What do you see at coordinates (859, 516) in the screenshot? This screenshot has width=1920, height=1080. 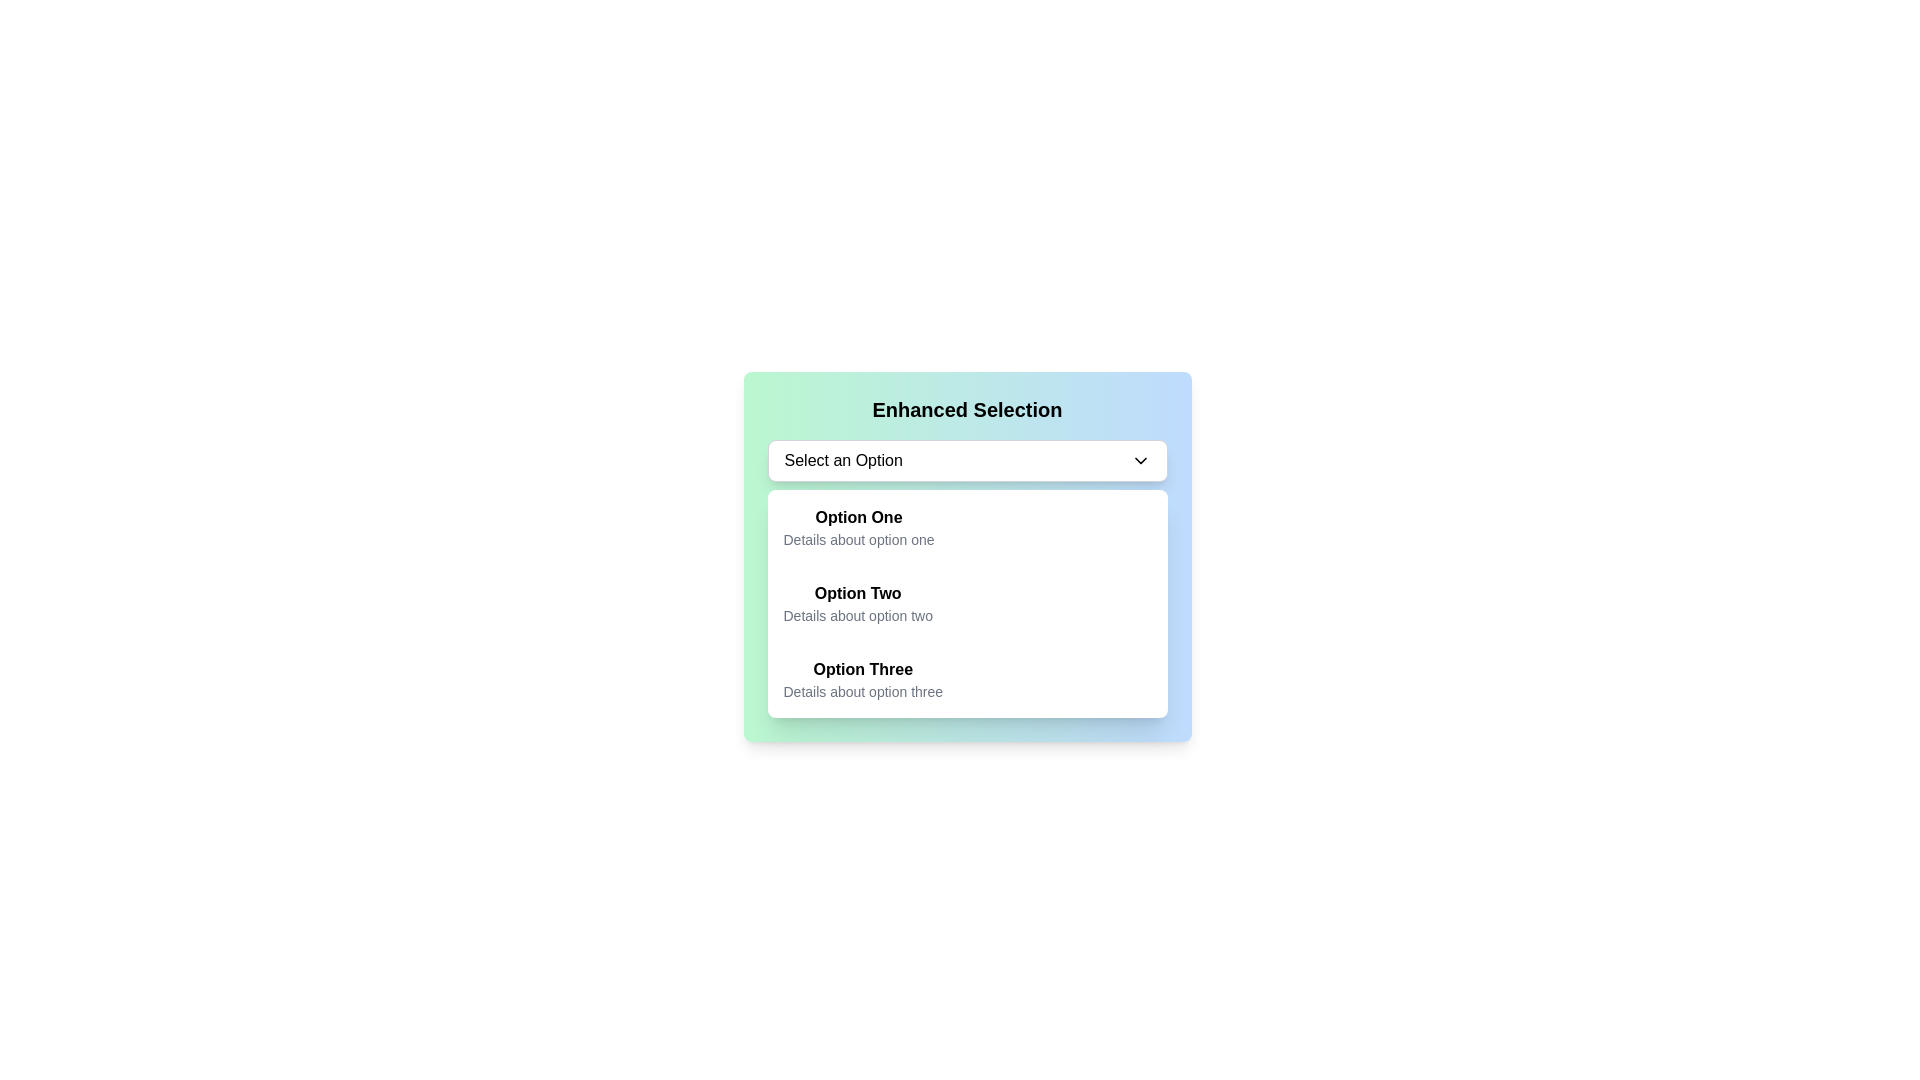 I see `the bold title element located in the first item of the 'Enhanced Selection' dropdown menu, which serves as the title for the first selectable option` at bounding box center [859, 516].